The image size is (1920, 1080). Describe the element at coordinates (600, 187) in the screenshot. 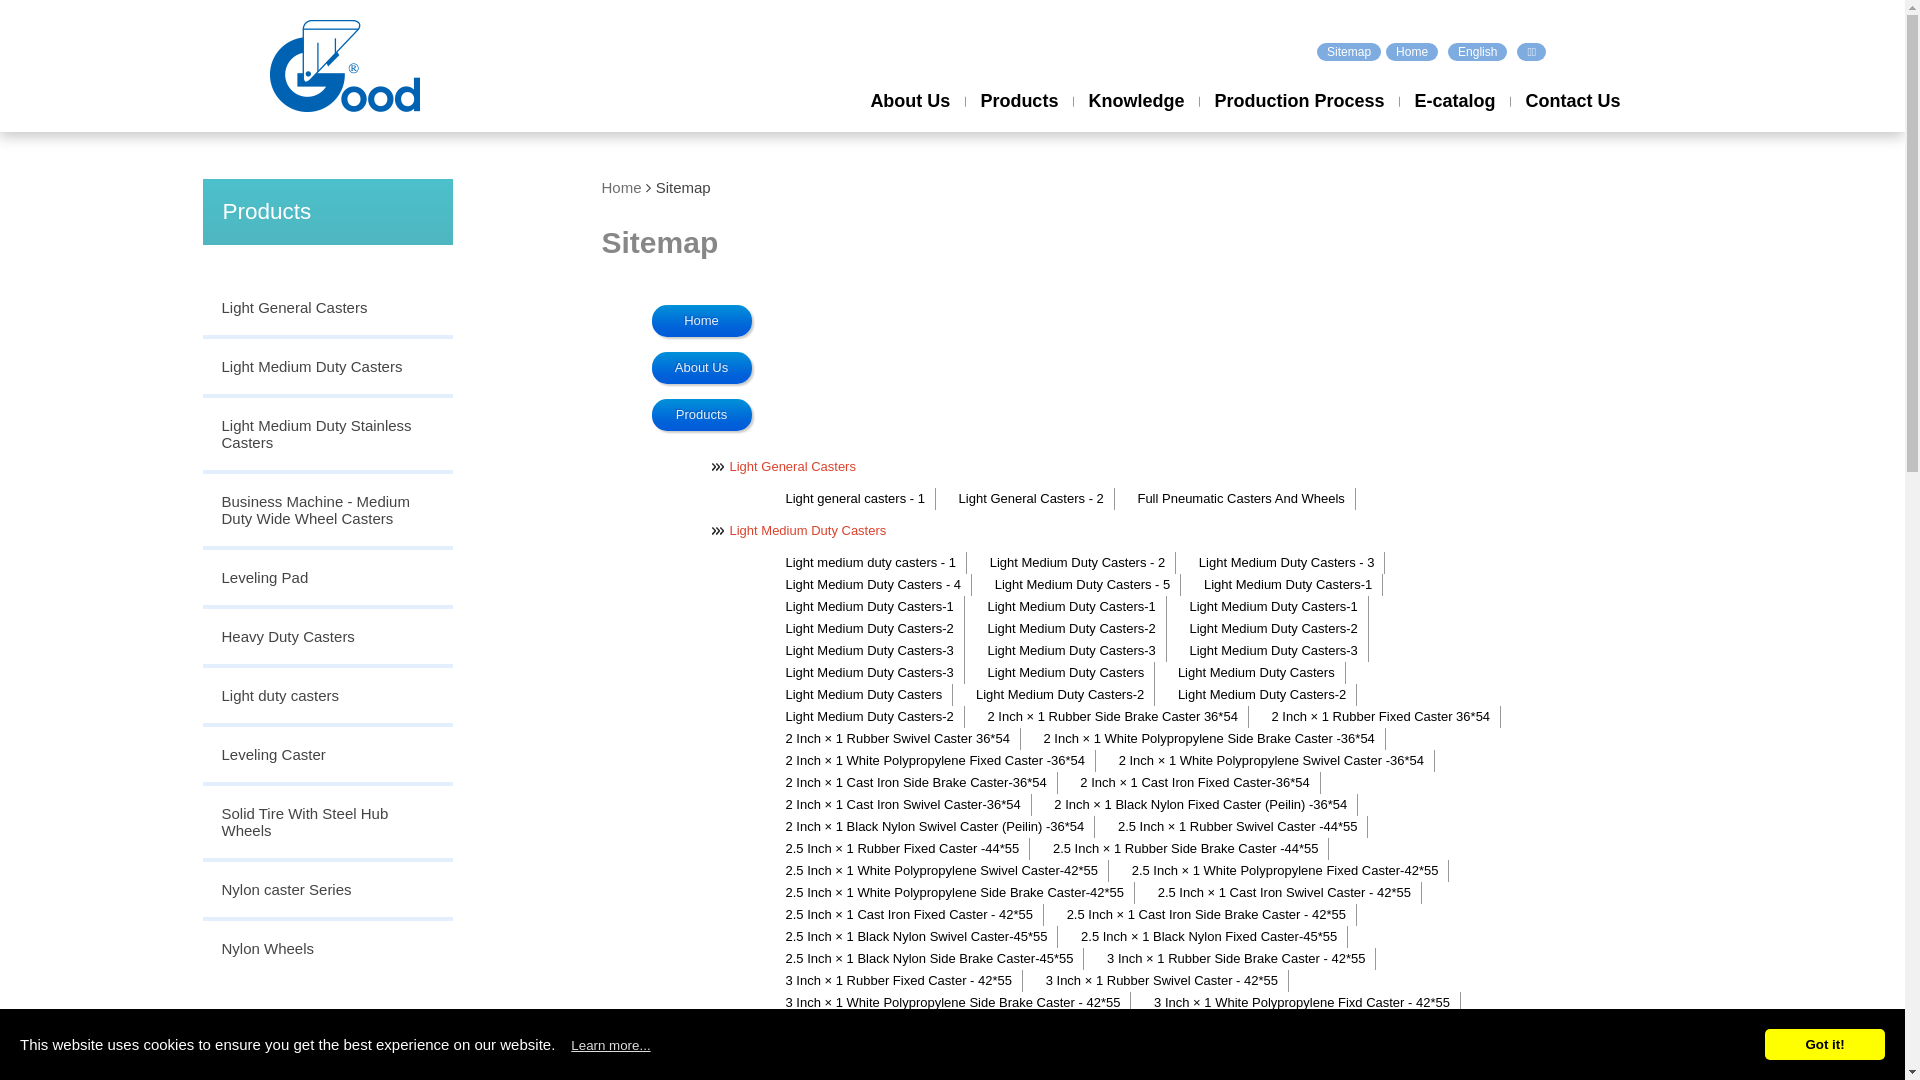

I see `'Home'` at that location.